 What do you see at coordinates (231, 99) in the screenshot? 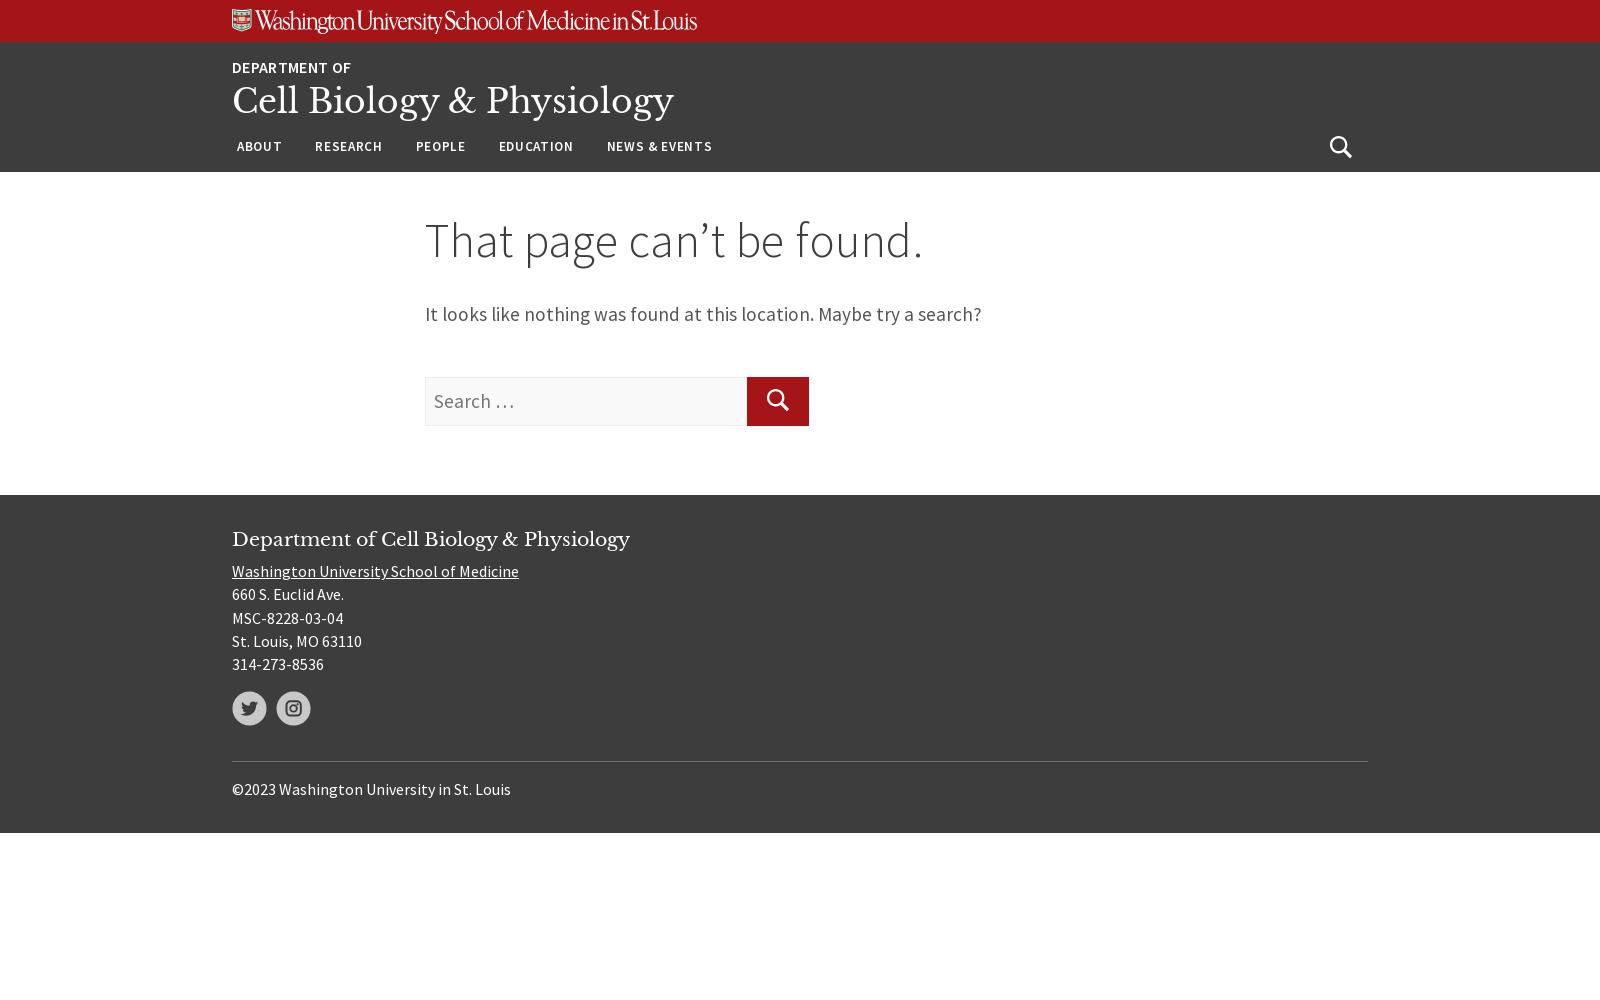
I see `'Cell Biology & Physiology'` at bounding box center [231, 99].